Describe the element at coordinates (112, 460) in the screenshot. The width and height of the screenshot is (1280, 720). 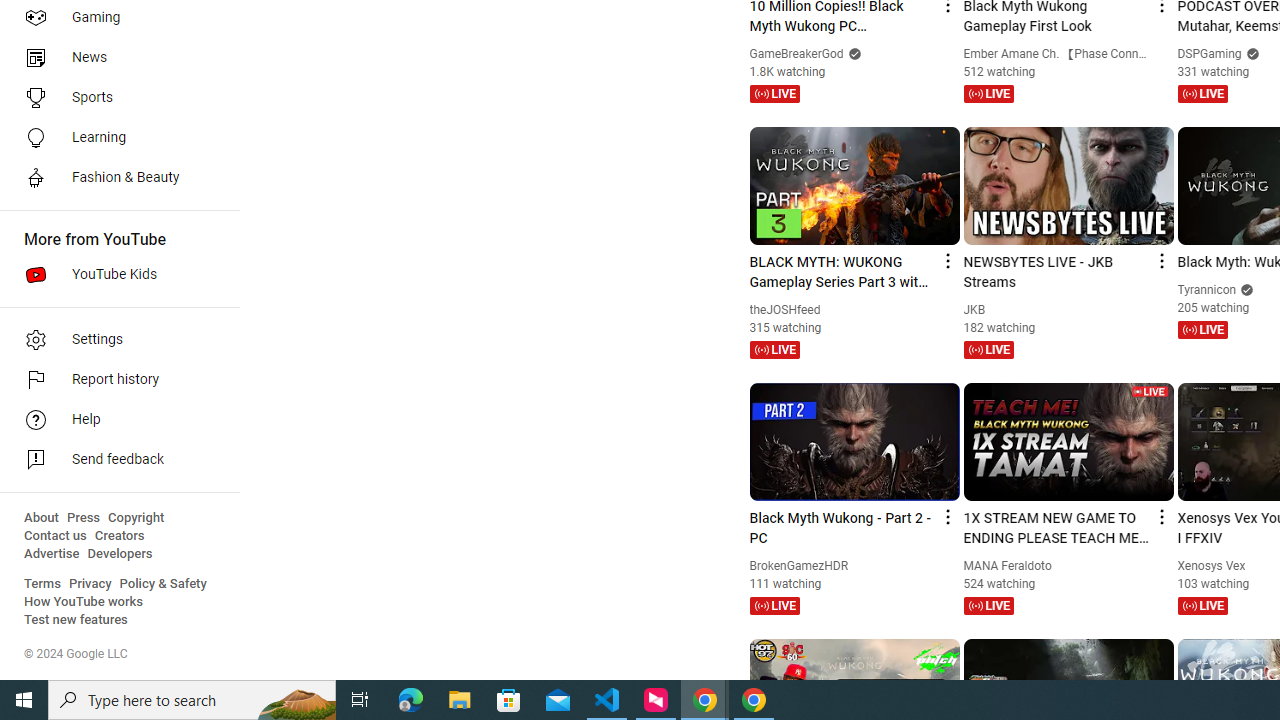
I see `'Send feedback'` at that location.